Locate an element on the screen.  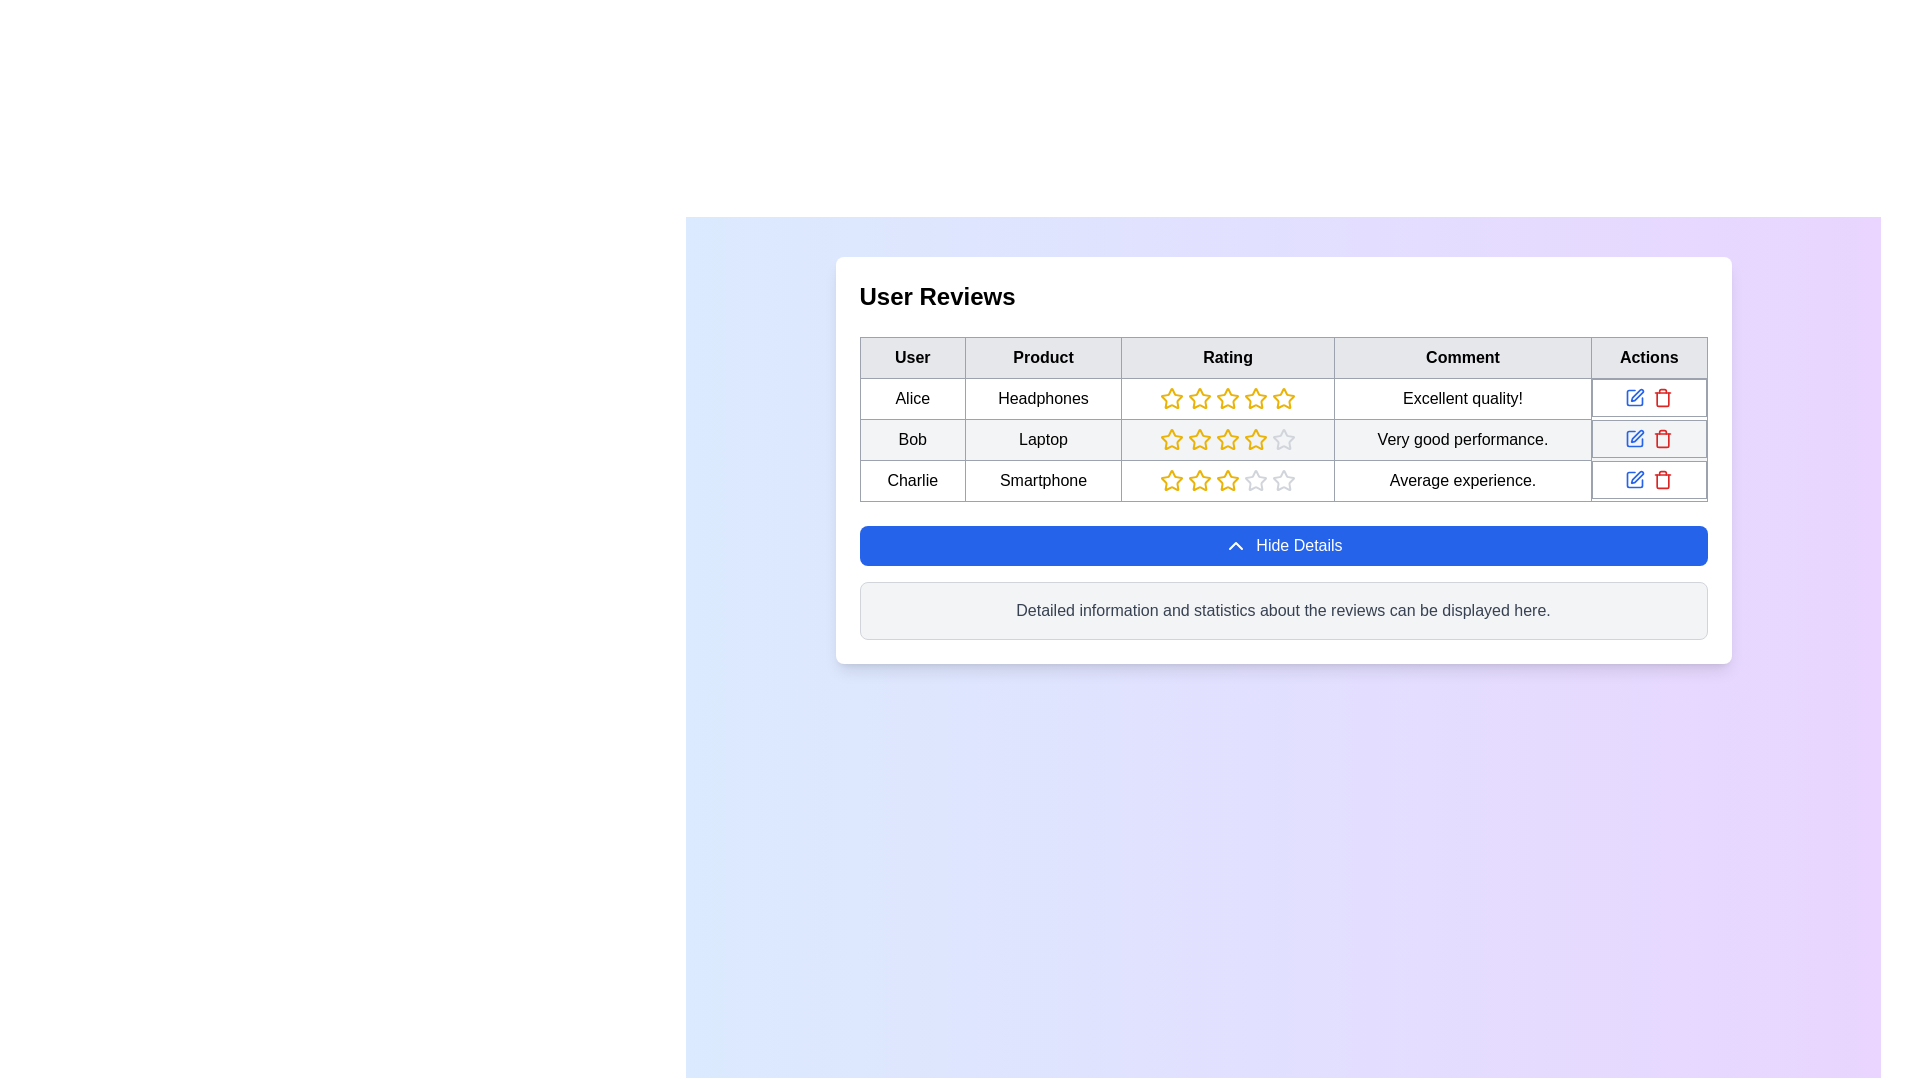
the fourth star icon in the 'Rating' column of the second row in the 'User Reviews' table, which represents the user's rating for 'Bob' is located at coordinates (1171, 438).